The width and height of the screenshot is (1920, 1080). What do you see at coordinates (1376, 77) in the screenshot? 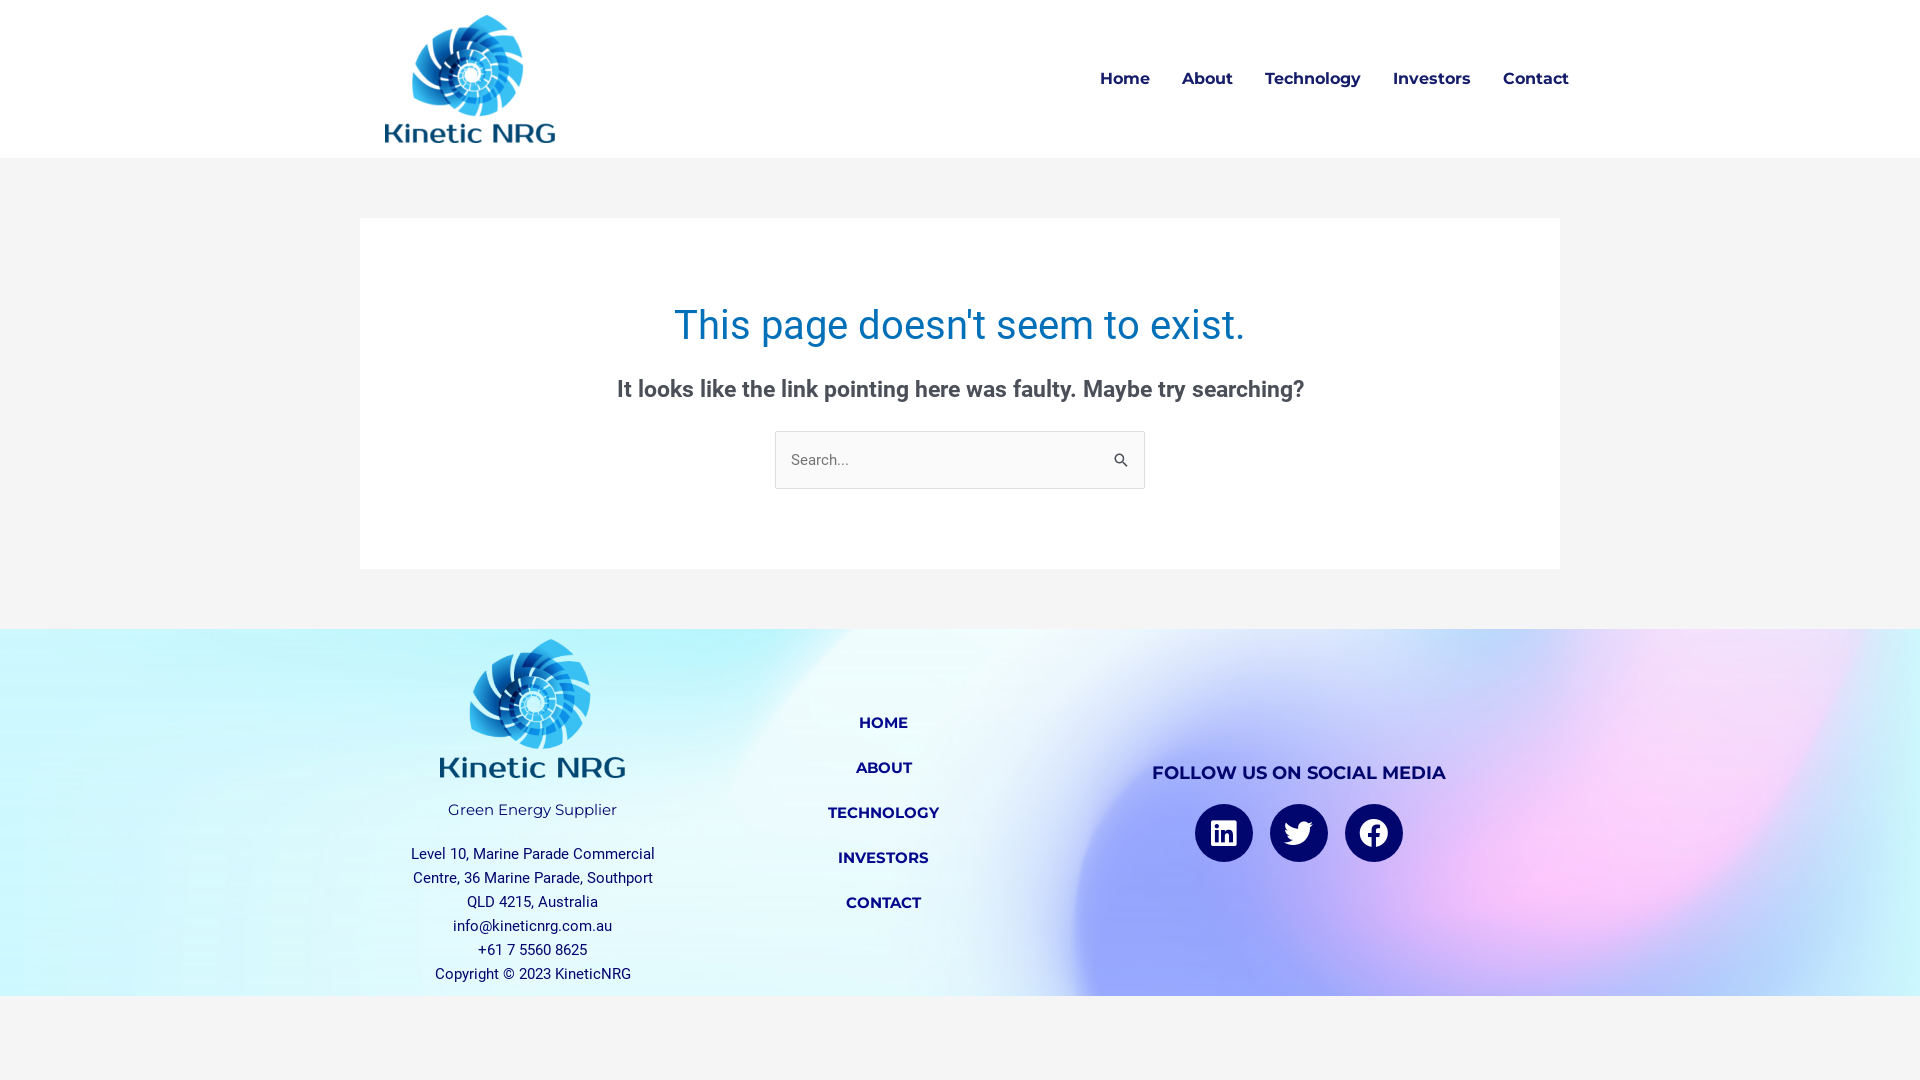
I see `'Investors'` at bounding box center [1376, 77].